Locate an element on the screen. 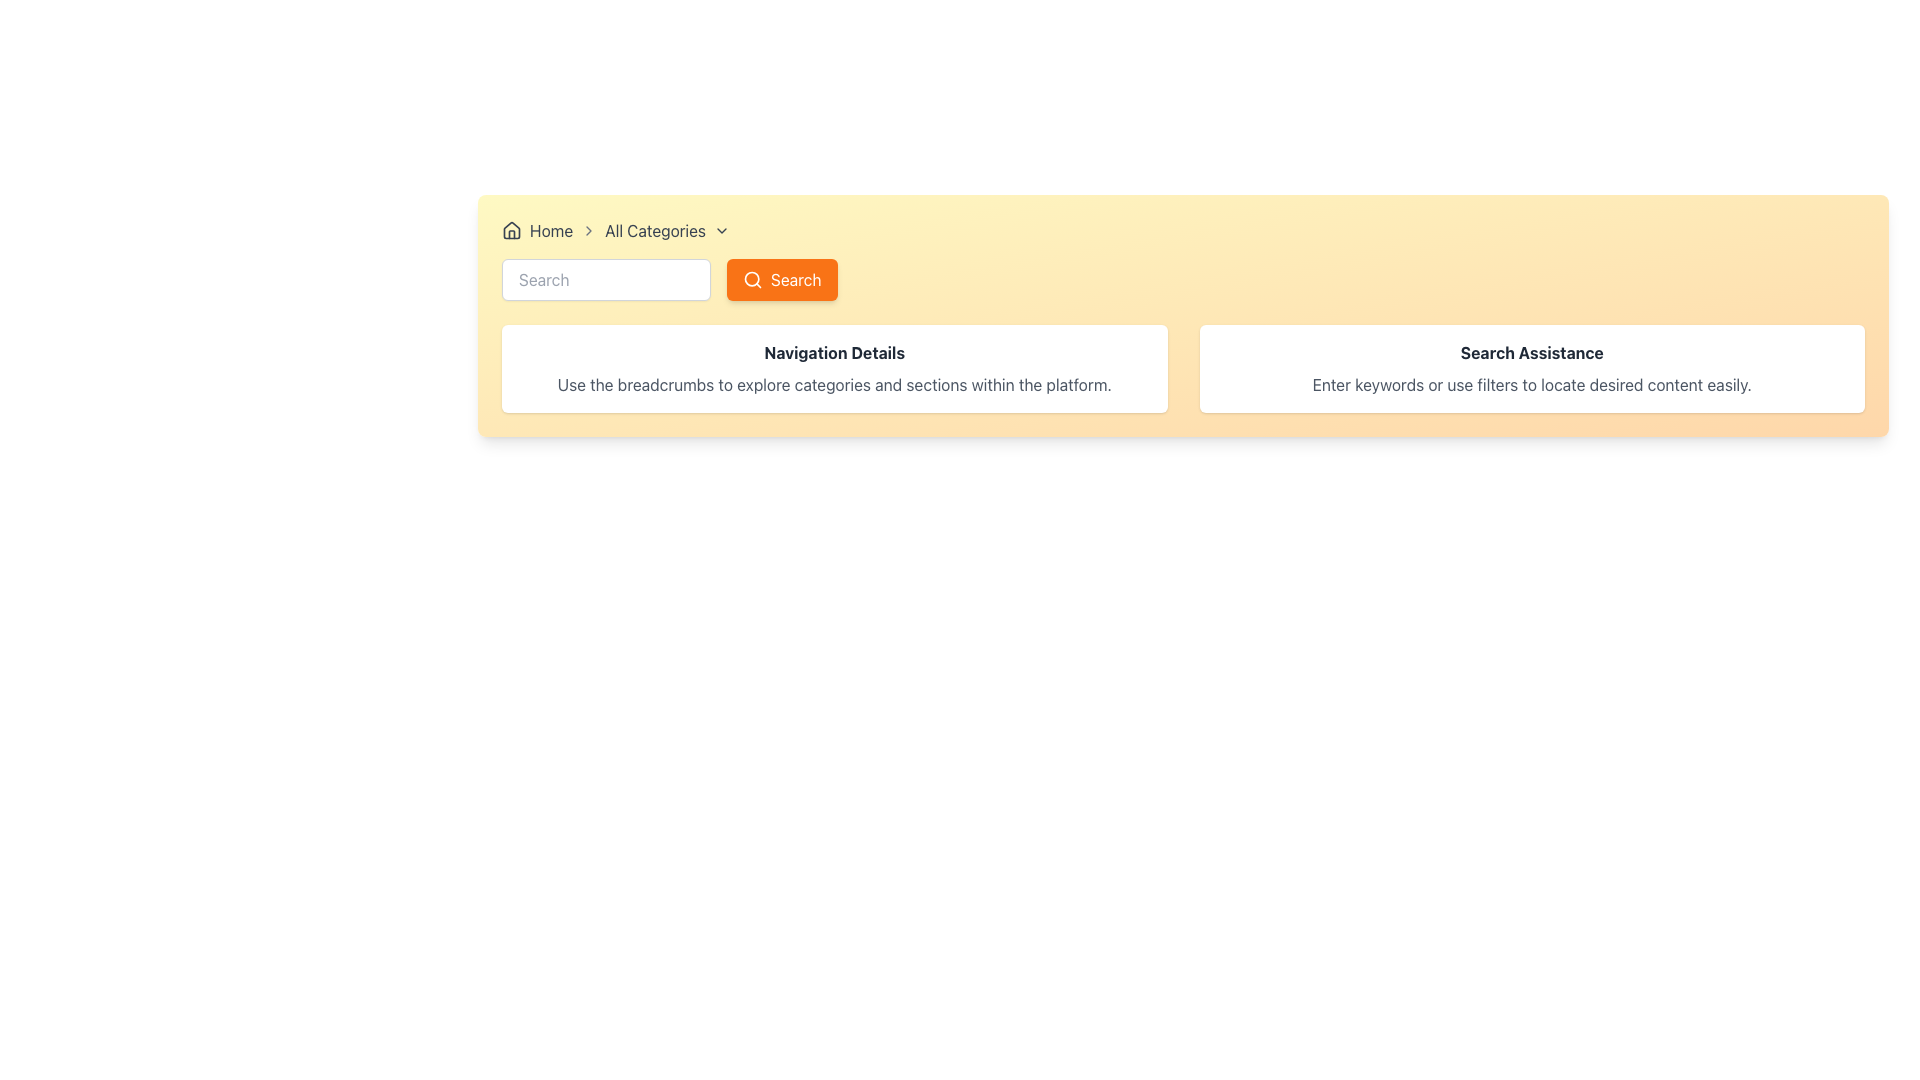  the heading text element located within a white card with rounded corners and shadowing effects, positioned centrally above the description text is located at coordinates (834, 352).